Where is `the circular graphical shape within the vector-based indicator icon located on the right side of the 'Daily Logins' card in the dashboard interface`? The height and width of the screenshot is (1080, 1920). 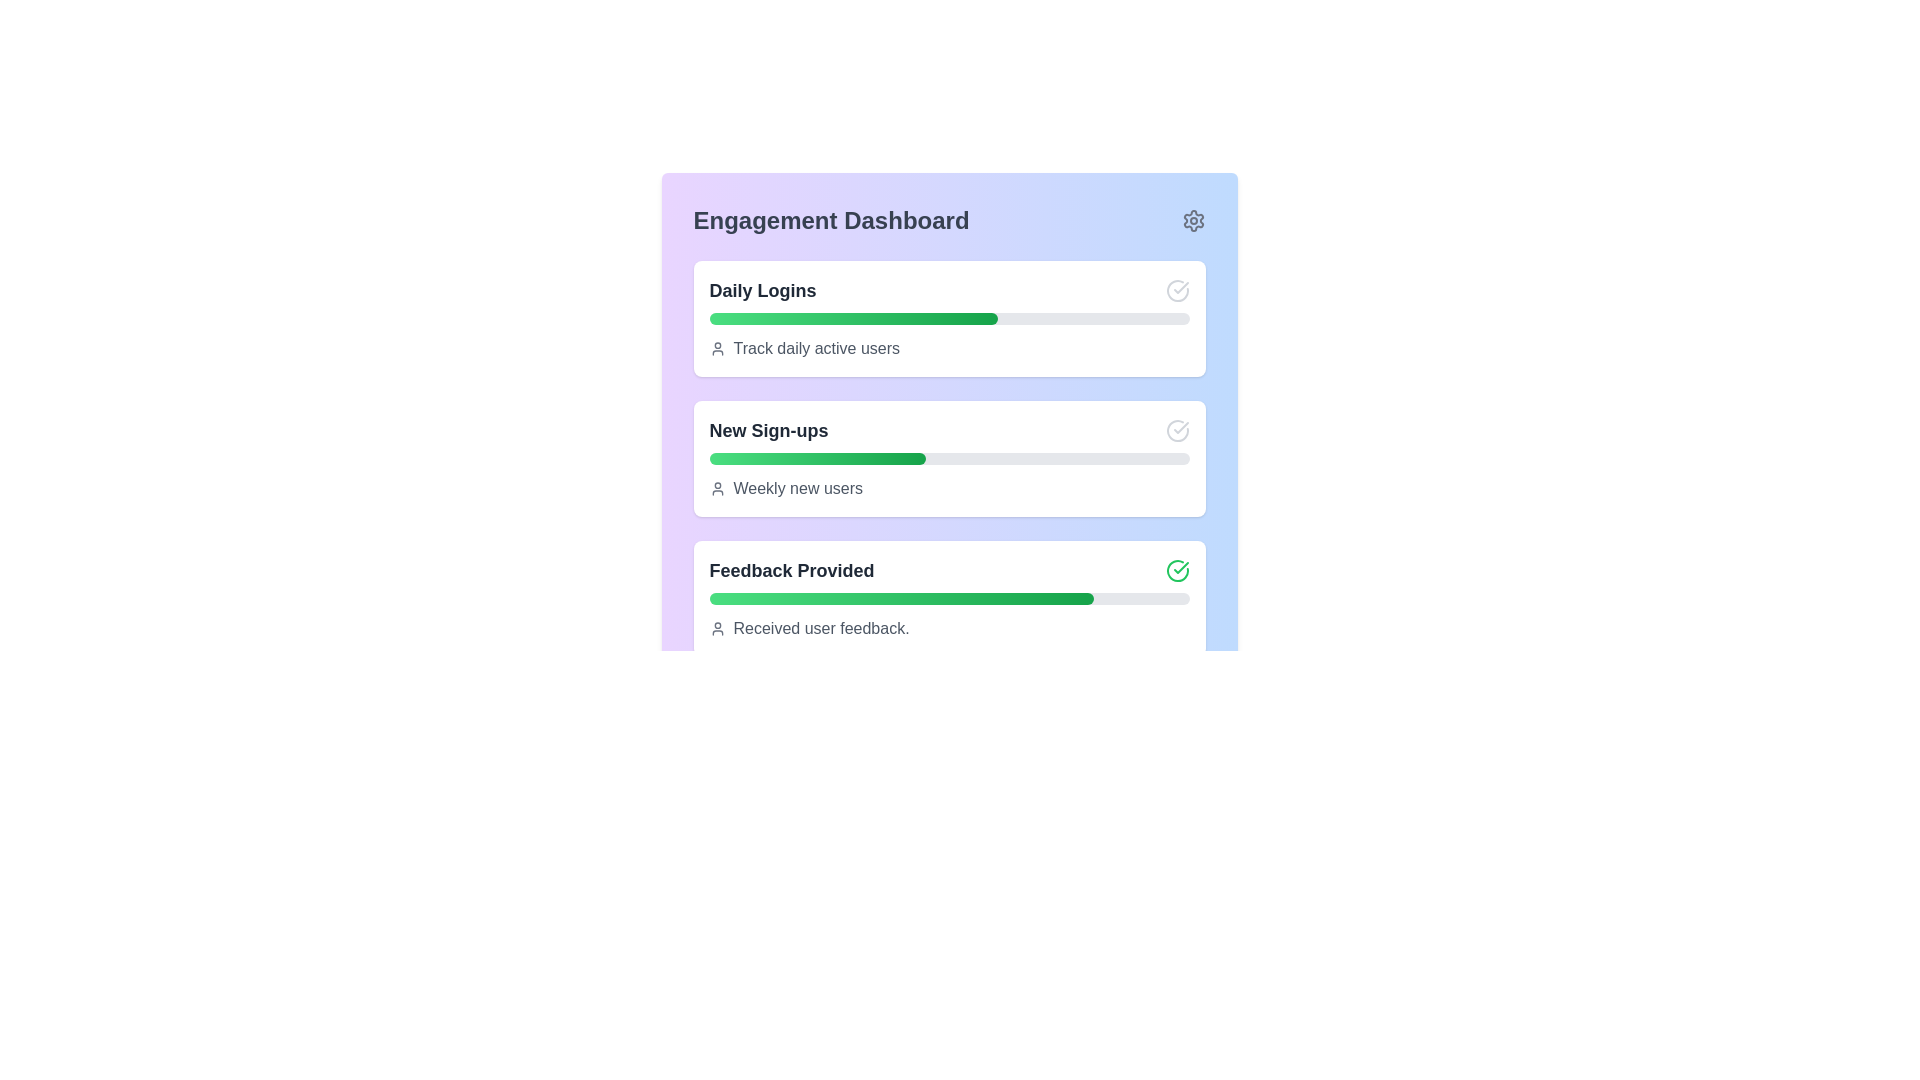 the circular graphical shape within the vector-based indicator icon located on the right side of the 'Daily Logins' card in the dashboard interface is located at coordinates (1177, 290).